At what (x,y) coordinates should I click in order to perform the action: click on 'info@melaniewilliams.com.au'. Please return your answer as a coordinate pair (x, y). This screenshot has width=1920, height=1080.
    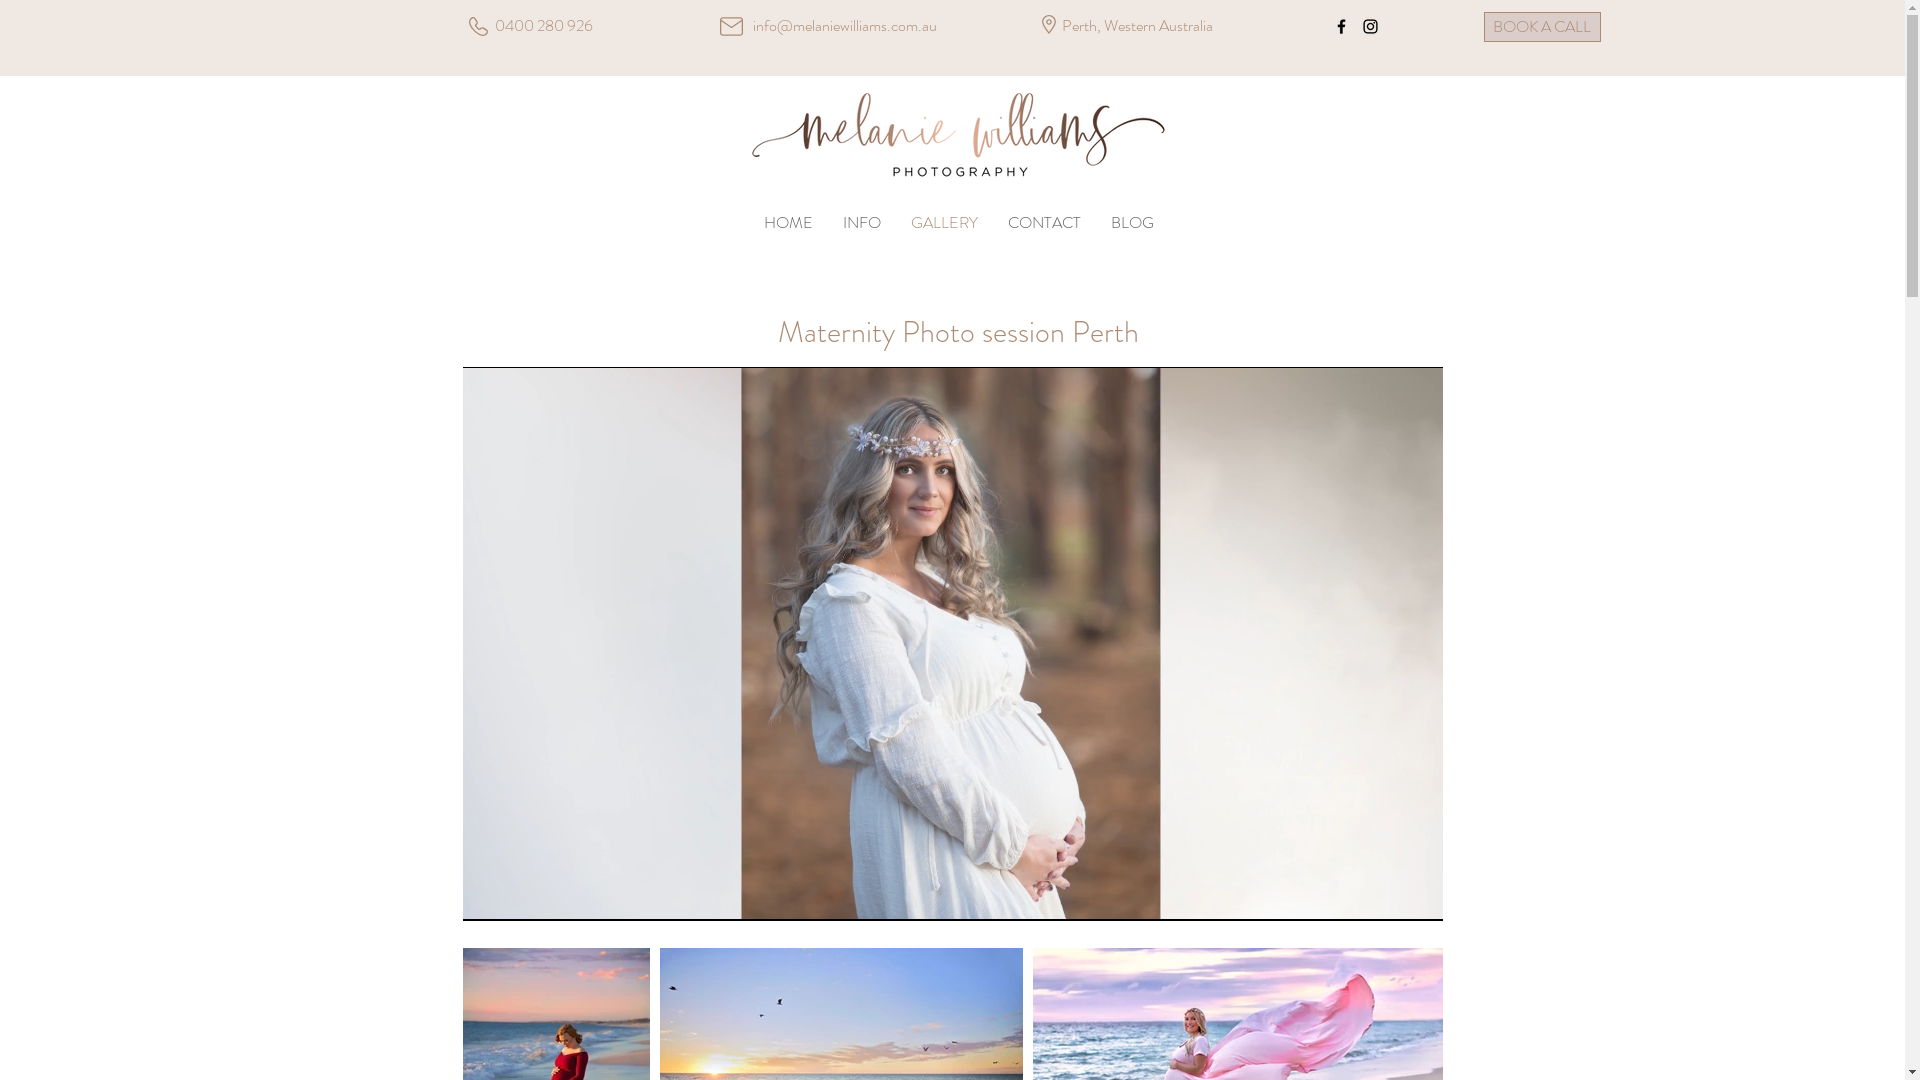
    Looking at the image, I should click on (844, 25).